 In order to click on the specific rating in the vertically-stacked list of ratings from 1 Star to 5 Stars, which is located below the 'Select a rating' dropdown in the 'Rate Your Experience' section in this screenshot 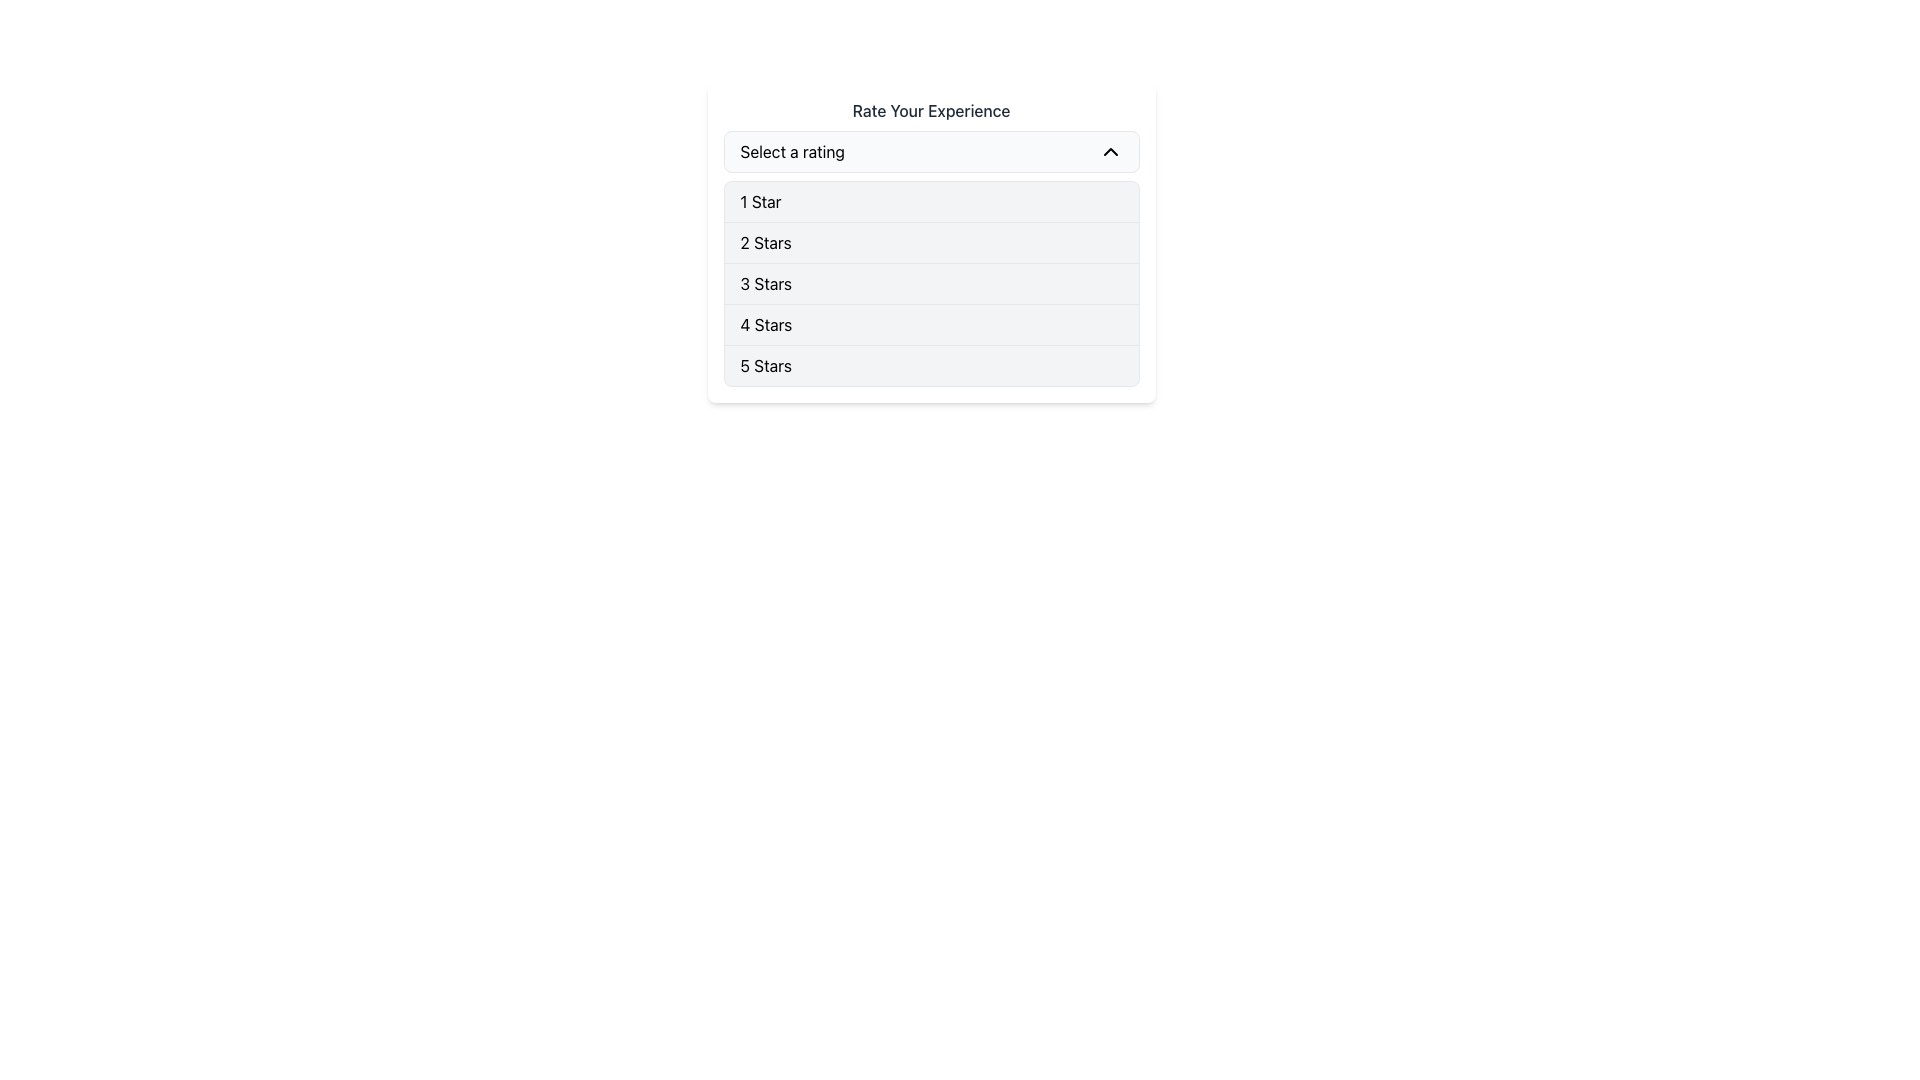, I will do `click(930, 284)`.